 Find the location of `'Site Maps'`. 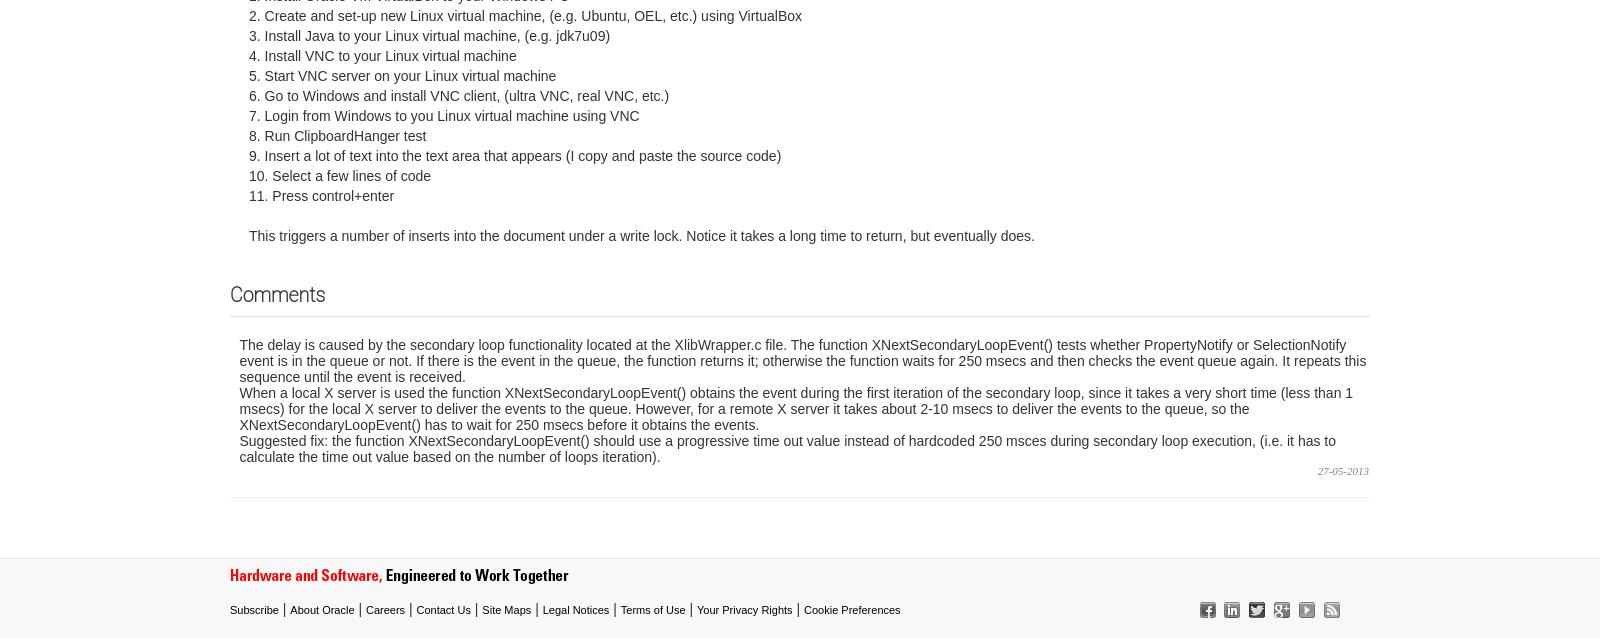

'Site Maps' is located at coordinates (481, 607).